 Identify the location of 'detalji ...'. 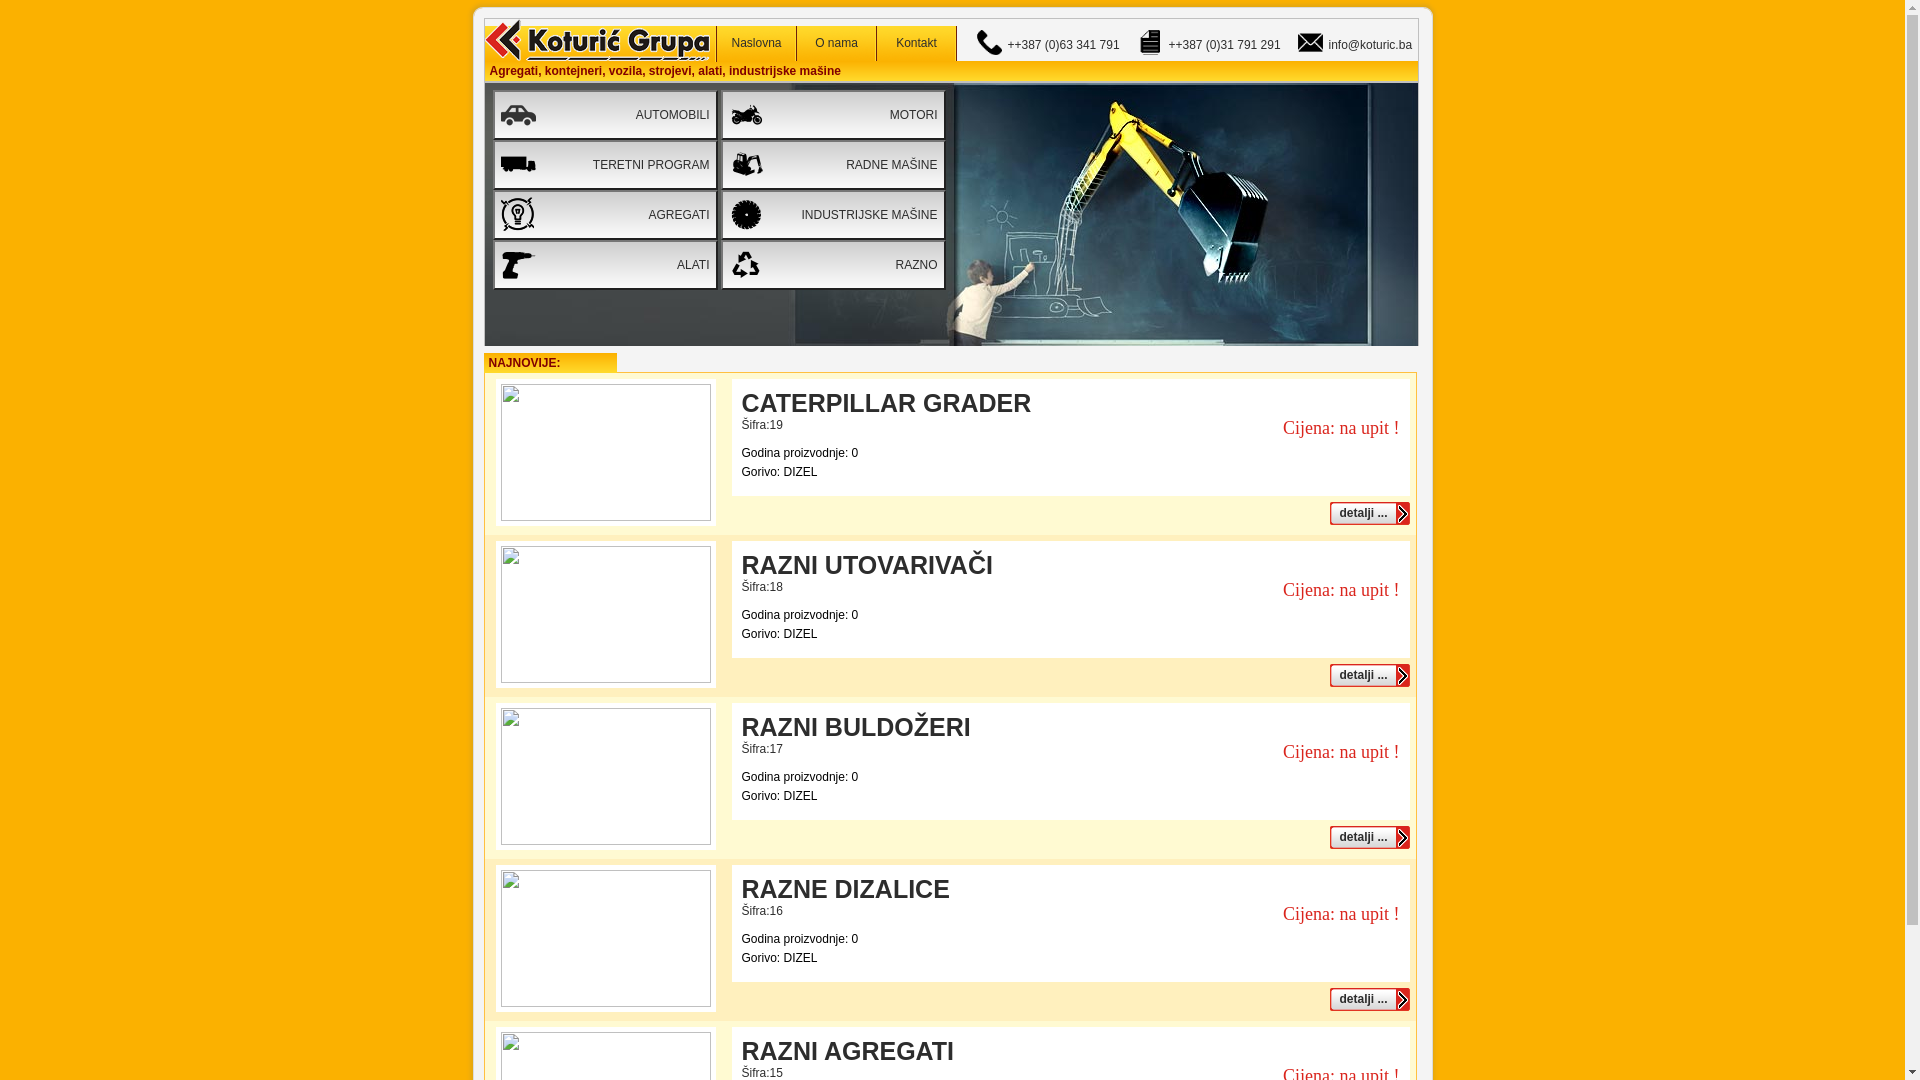
(1368, 512).